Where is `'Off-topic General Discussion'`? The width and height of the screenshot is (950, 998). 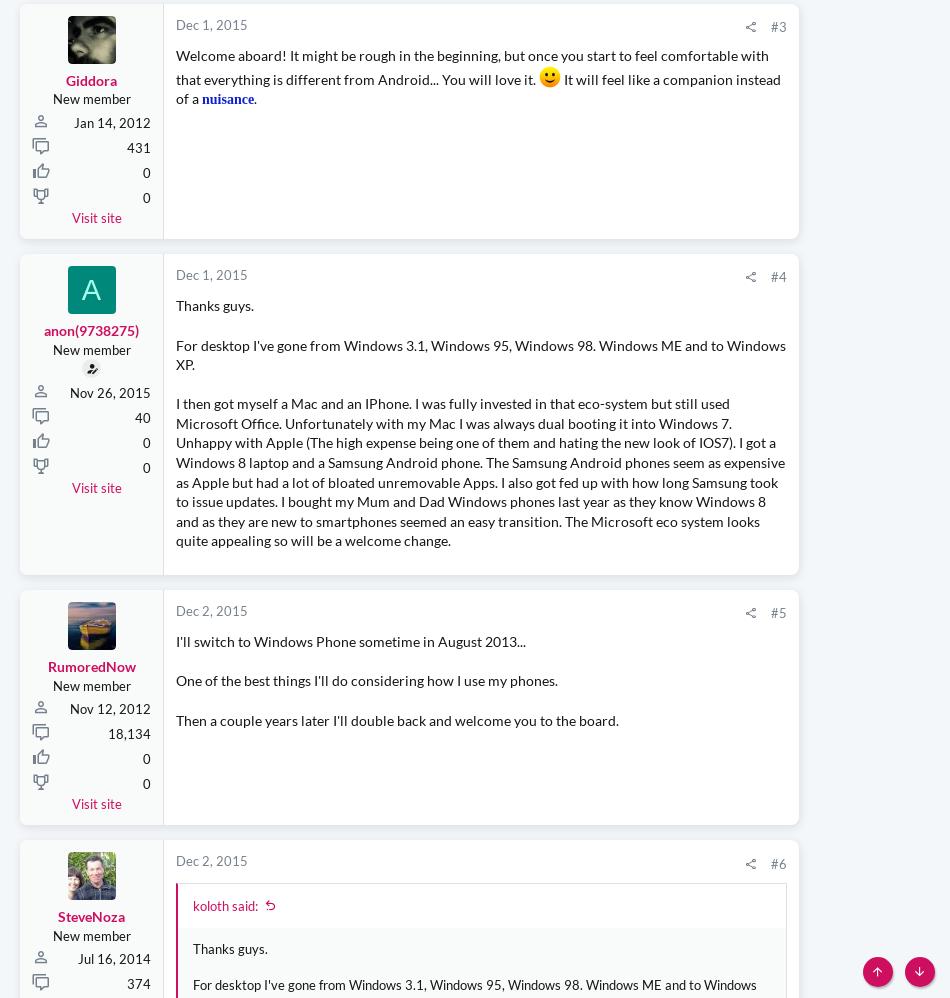
'Off-topic General Discussion' is located at coordinates (747, 652).